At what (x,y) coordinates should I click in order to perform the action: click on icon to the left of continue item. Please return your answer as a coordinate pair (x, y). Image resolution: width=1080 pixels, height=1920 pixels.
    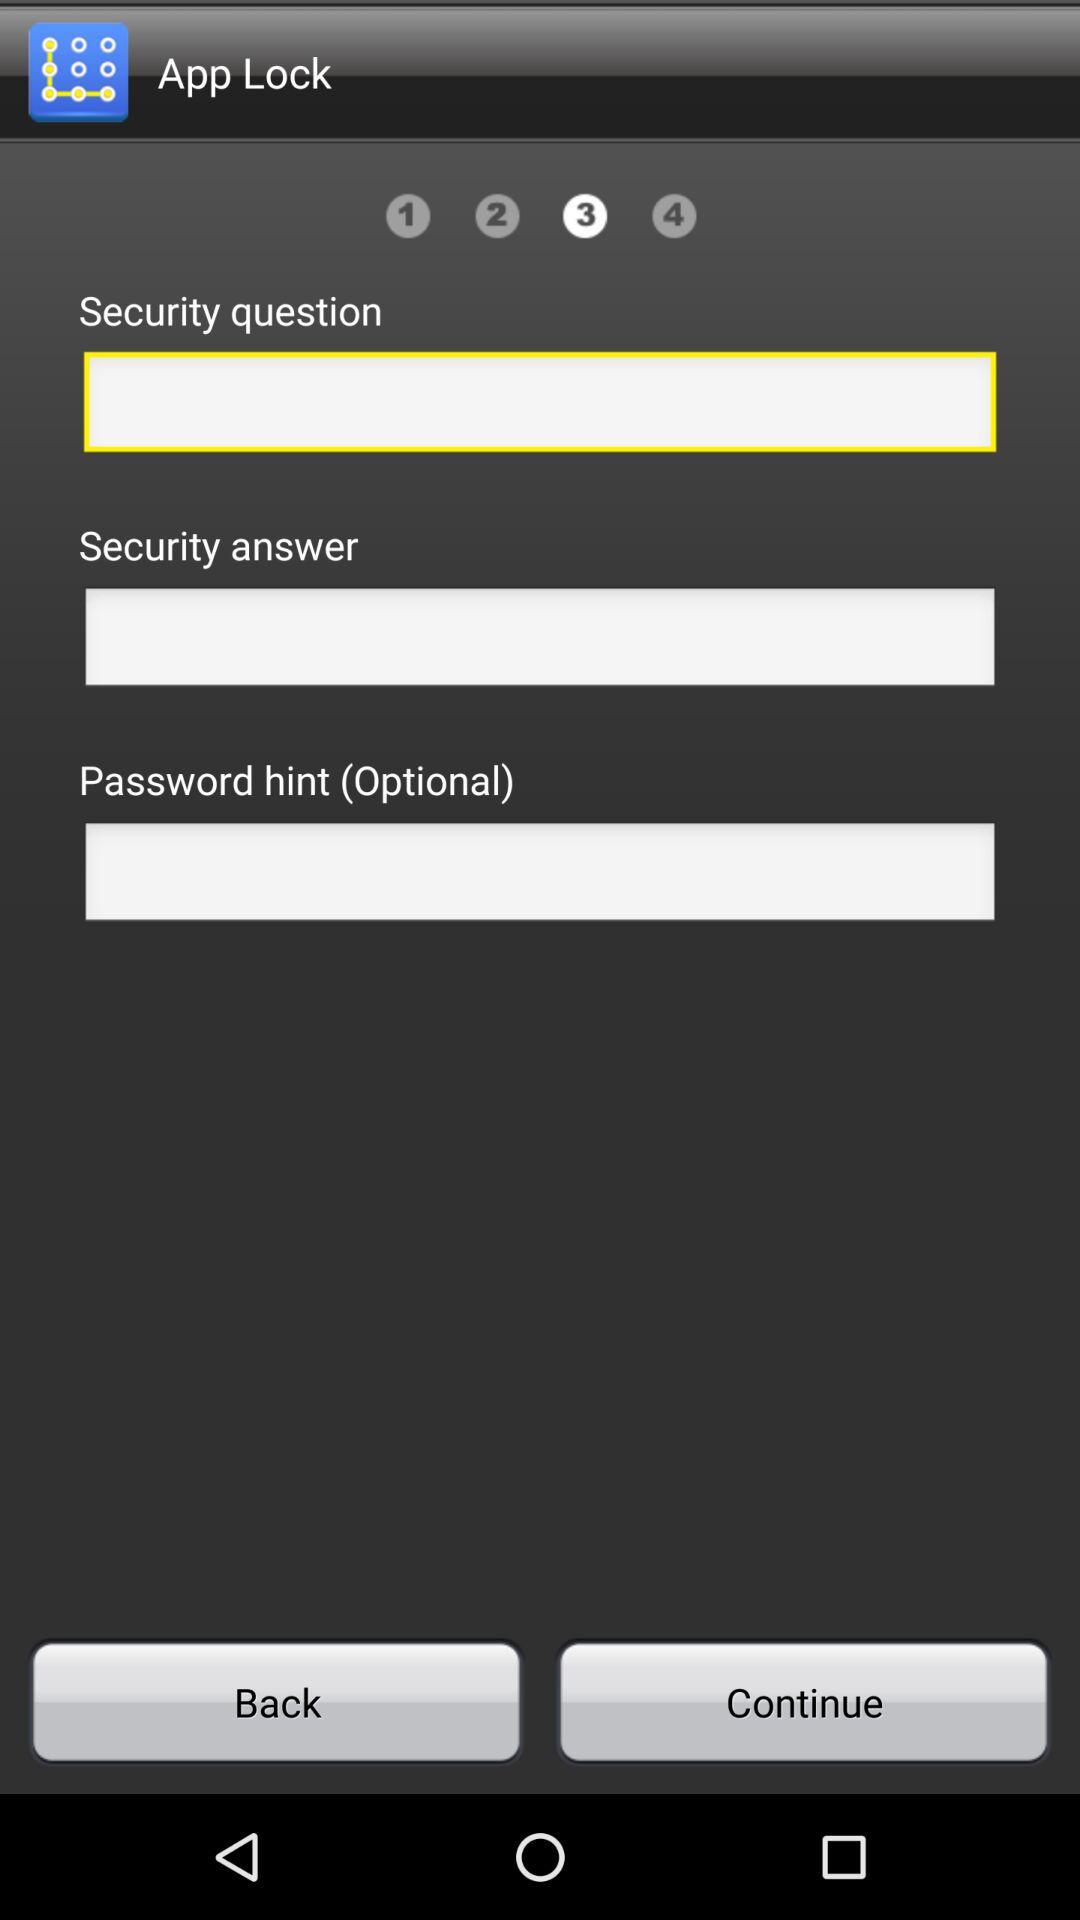
    Looking at the image, I should click on (276, 1701).